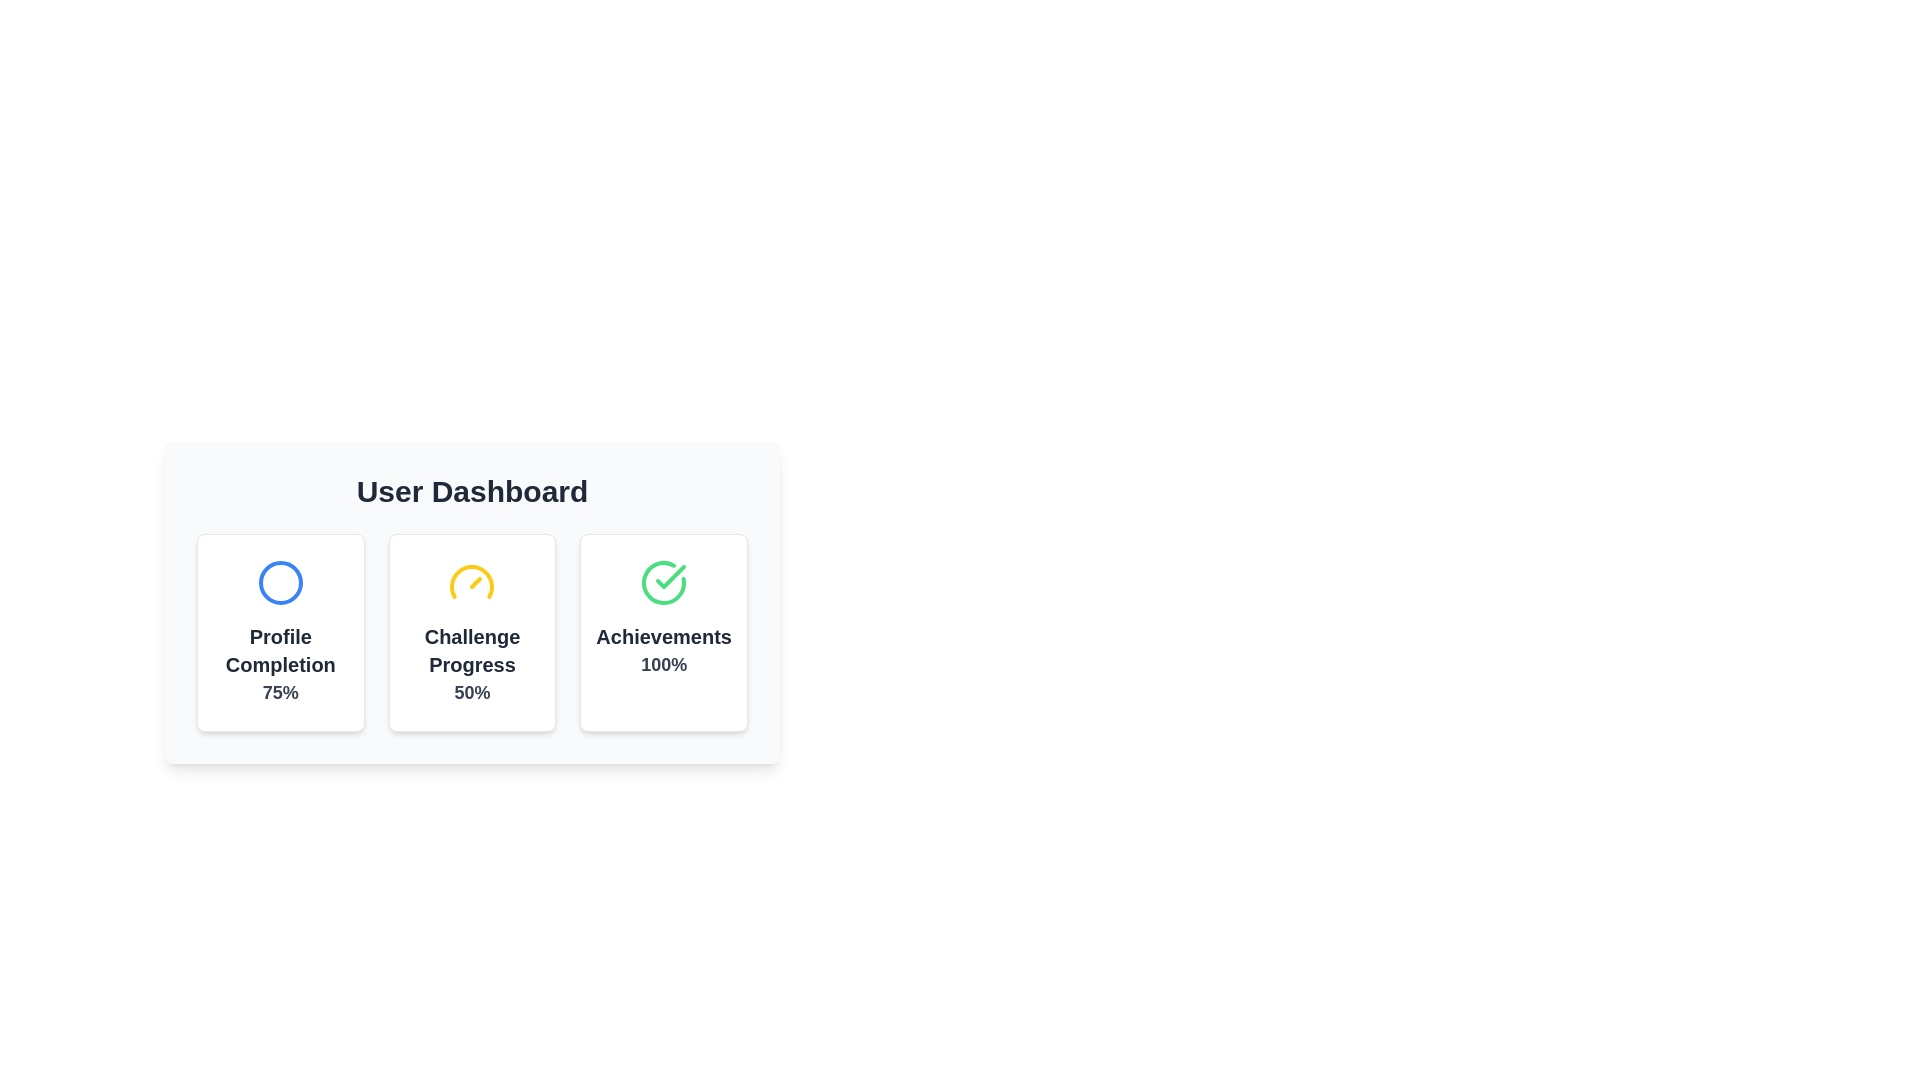  Describe the element at coordinates (664, 664) in the screenshot. I see `the label displaying '100%' in bold dark gray font, located beneath the 'Achievements' text in the white rounded rectangular card on the User Dashboard interface` at that location.